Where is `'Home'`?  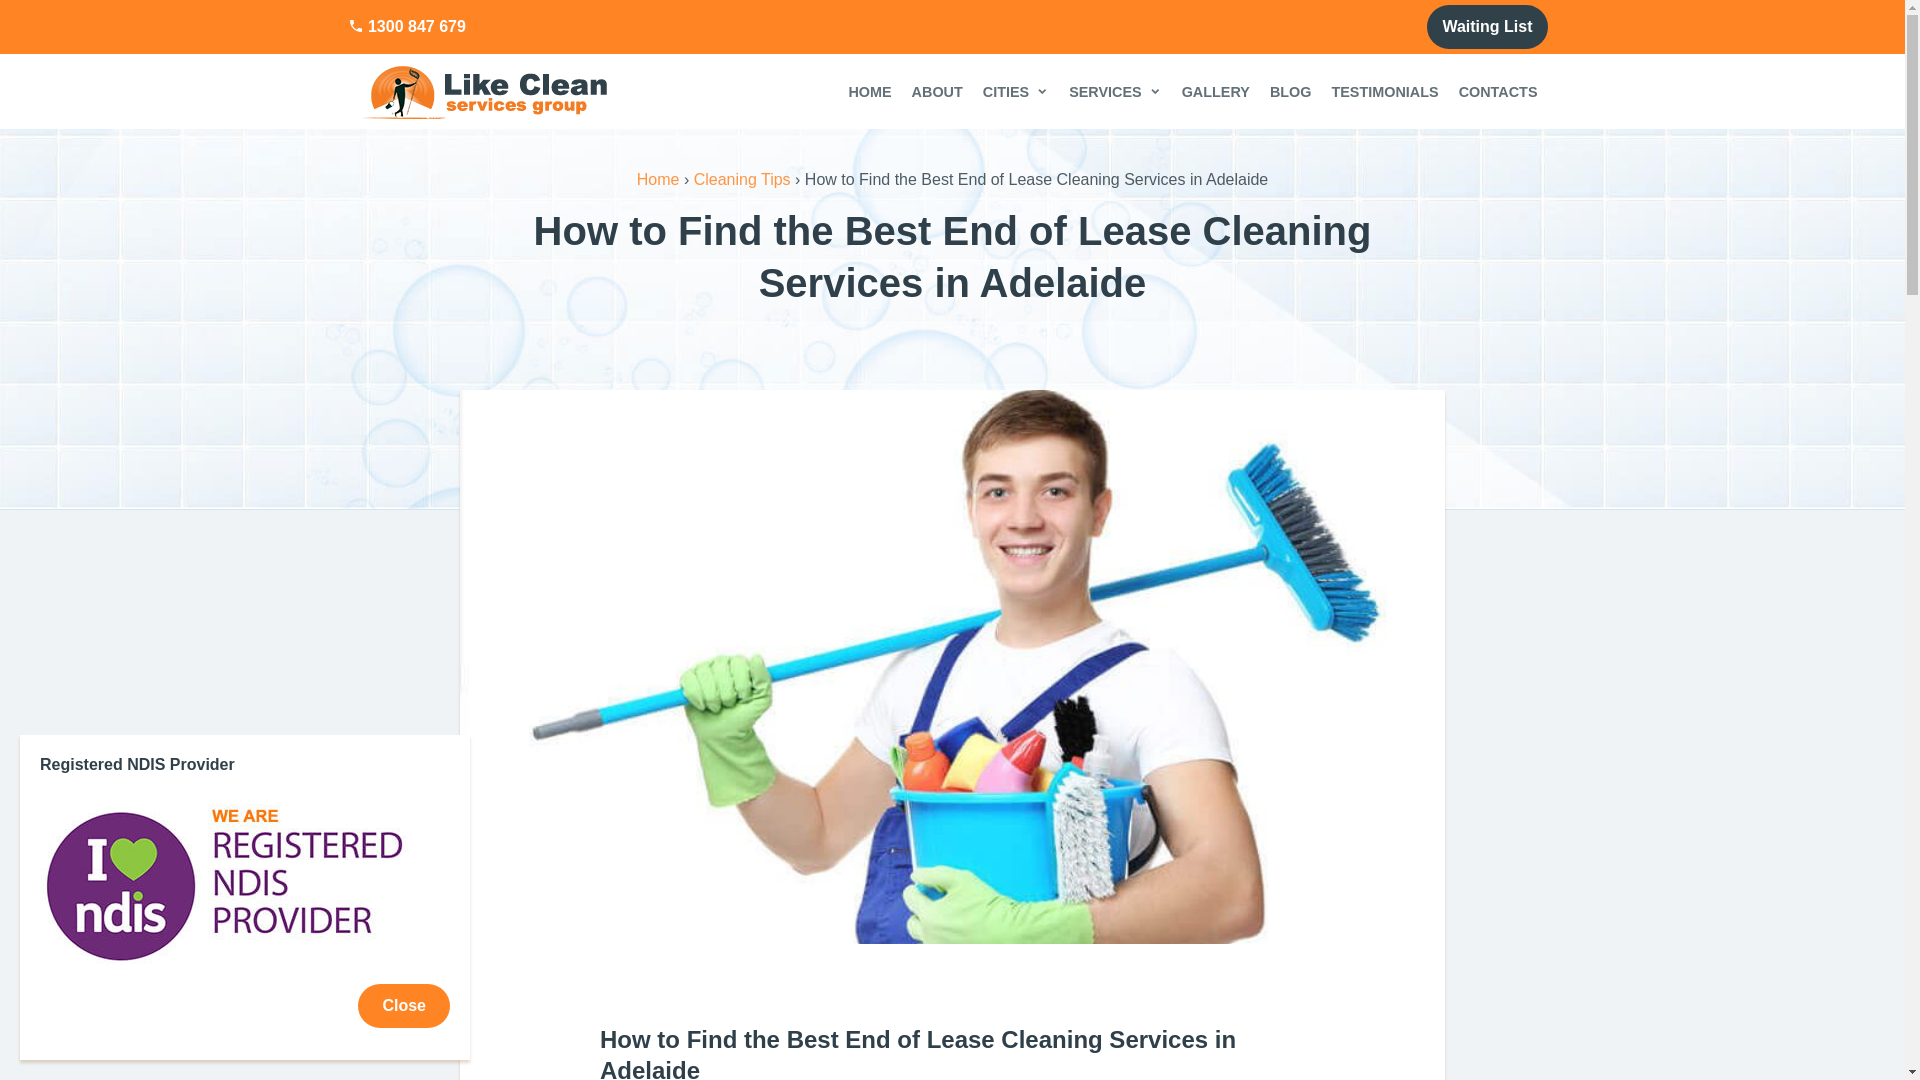
'Home' is located at coordinates (658, 178).